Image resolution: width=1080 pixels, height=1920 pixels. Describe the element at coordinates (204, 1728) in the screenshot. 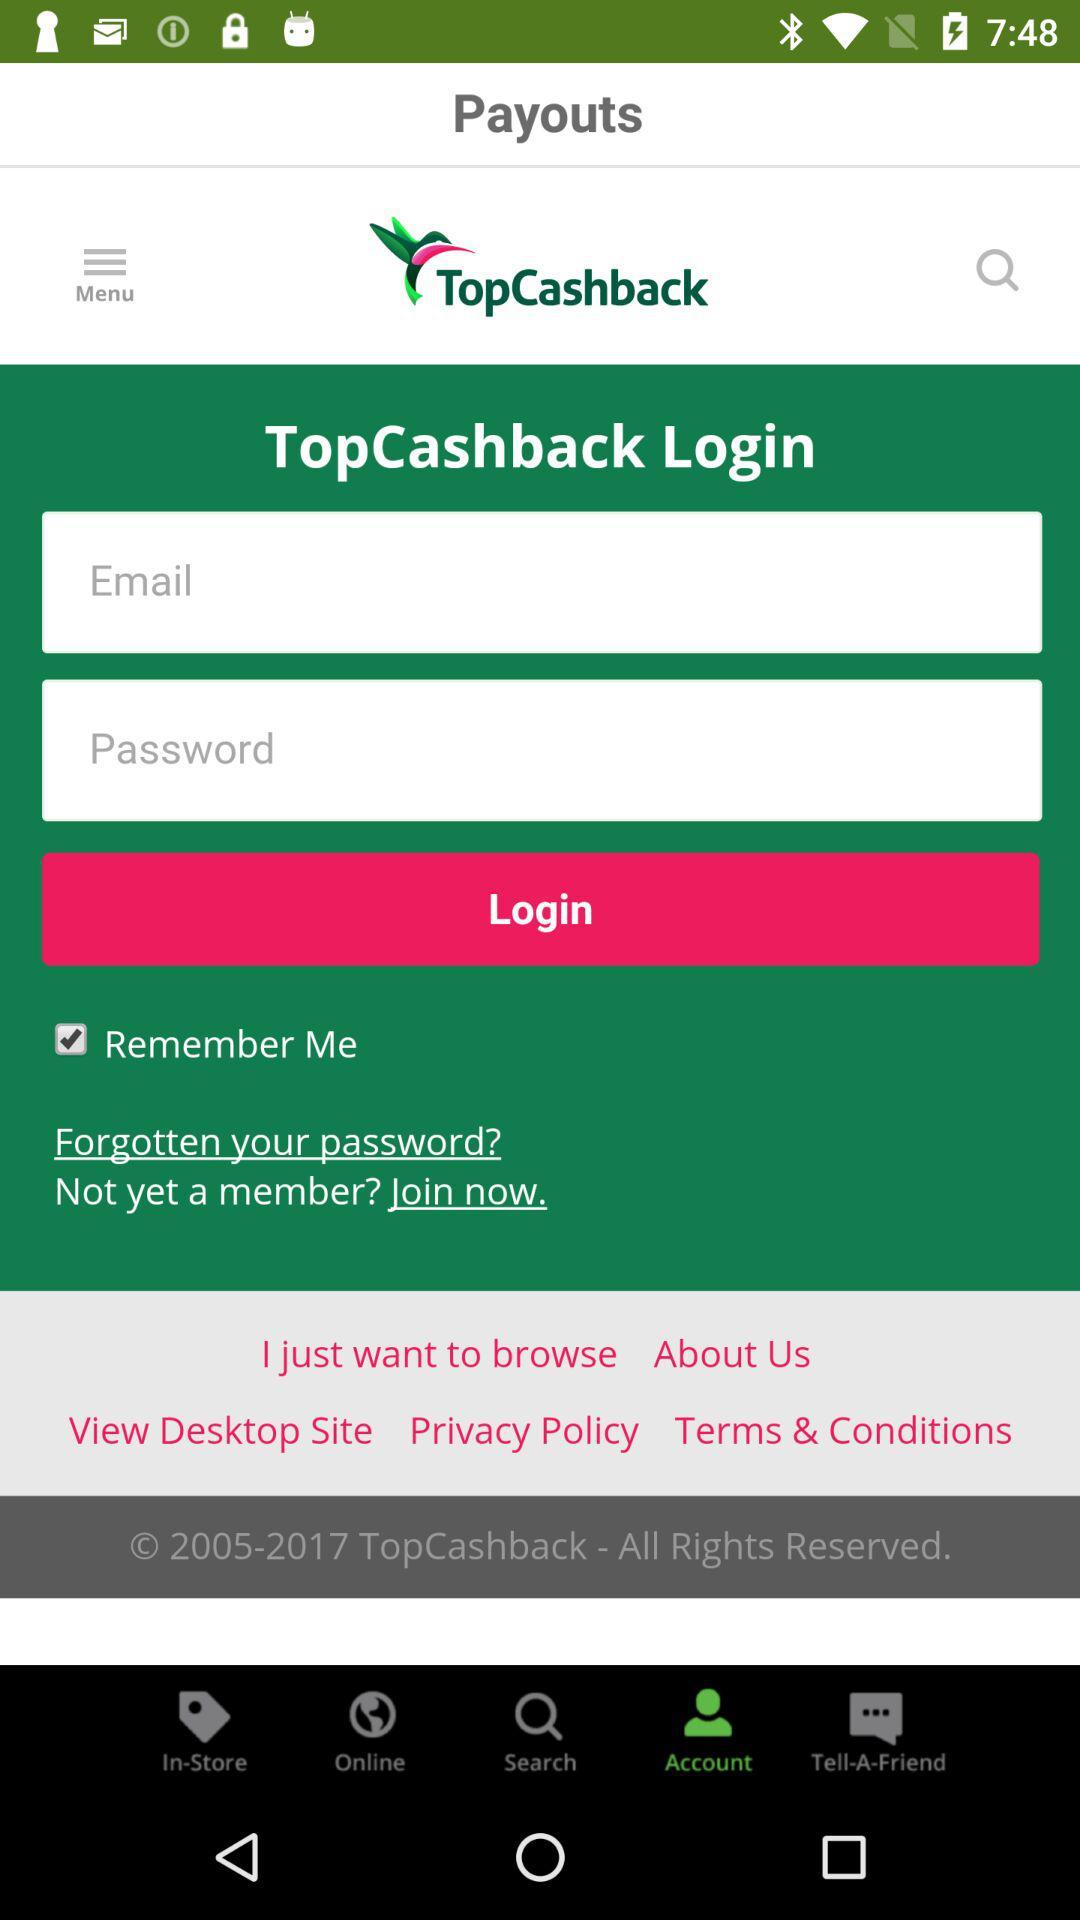

I see `store` at that location.